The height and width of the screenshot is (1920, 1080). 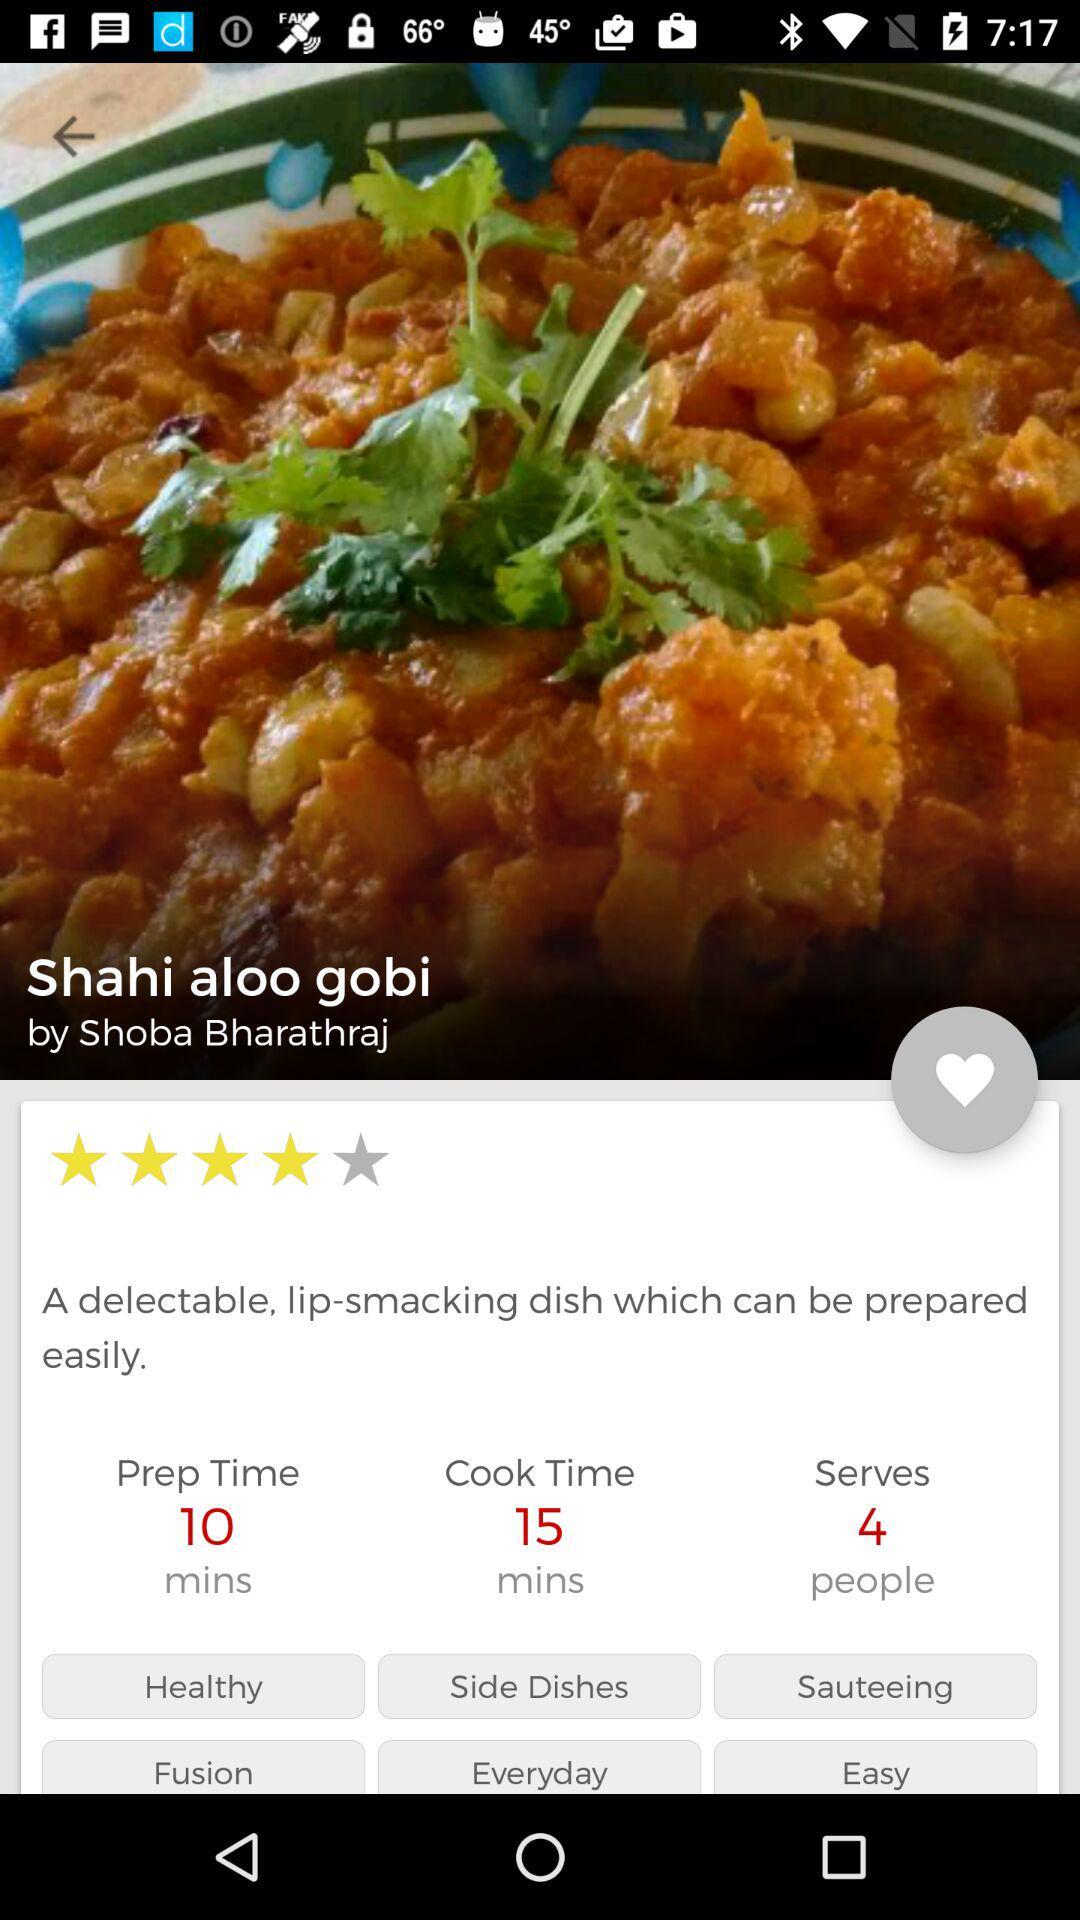 What do you see at coordinates (963, 1079) in the screenshot?
I see `the favorite icon` at bounding box center [963, 1079].